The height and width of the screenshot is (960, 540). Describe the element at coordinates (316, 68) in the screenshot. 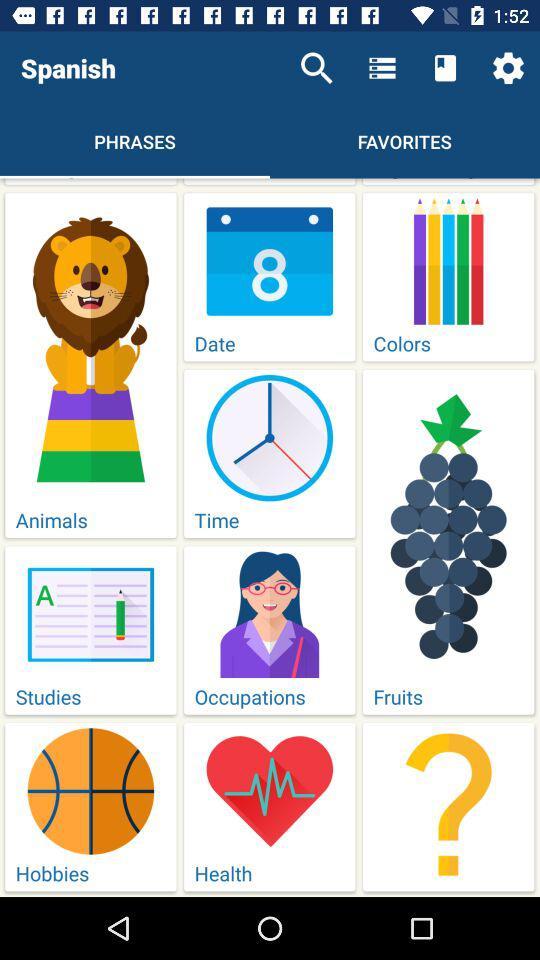

I see `item next to the spanish icon` at that location.